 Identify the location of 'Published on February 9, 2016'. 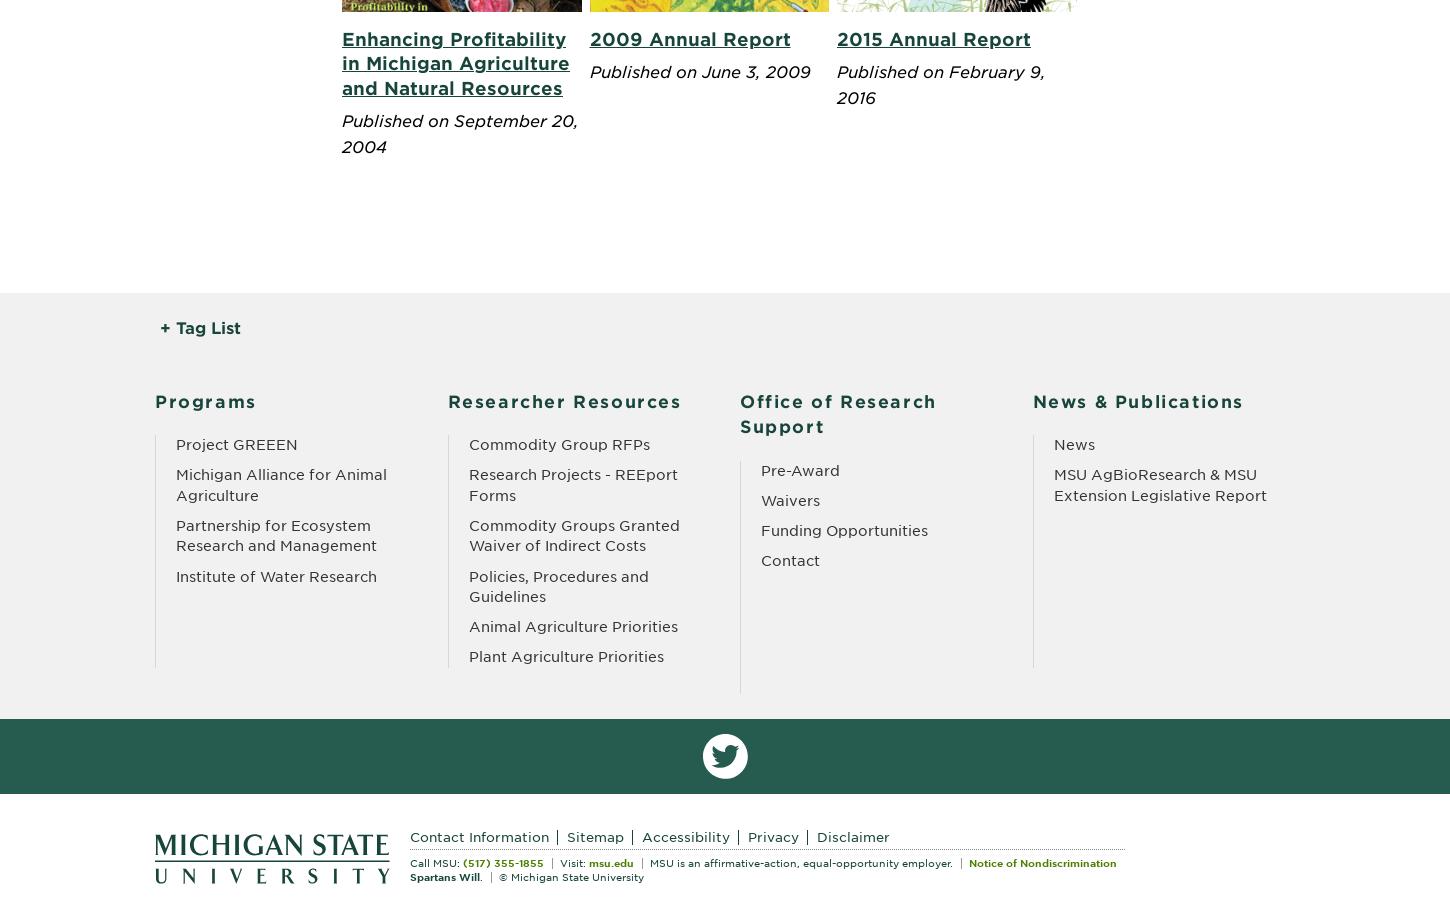
(940, 84).